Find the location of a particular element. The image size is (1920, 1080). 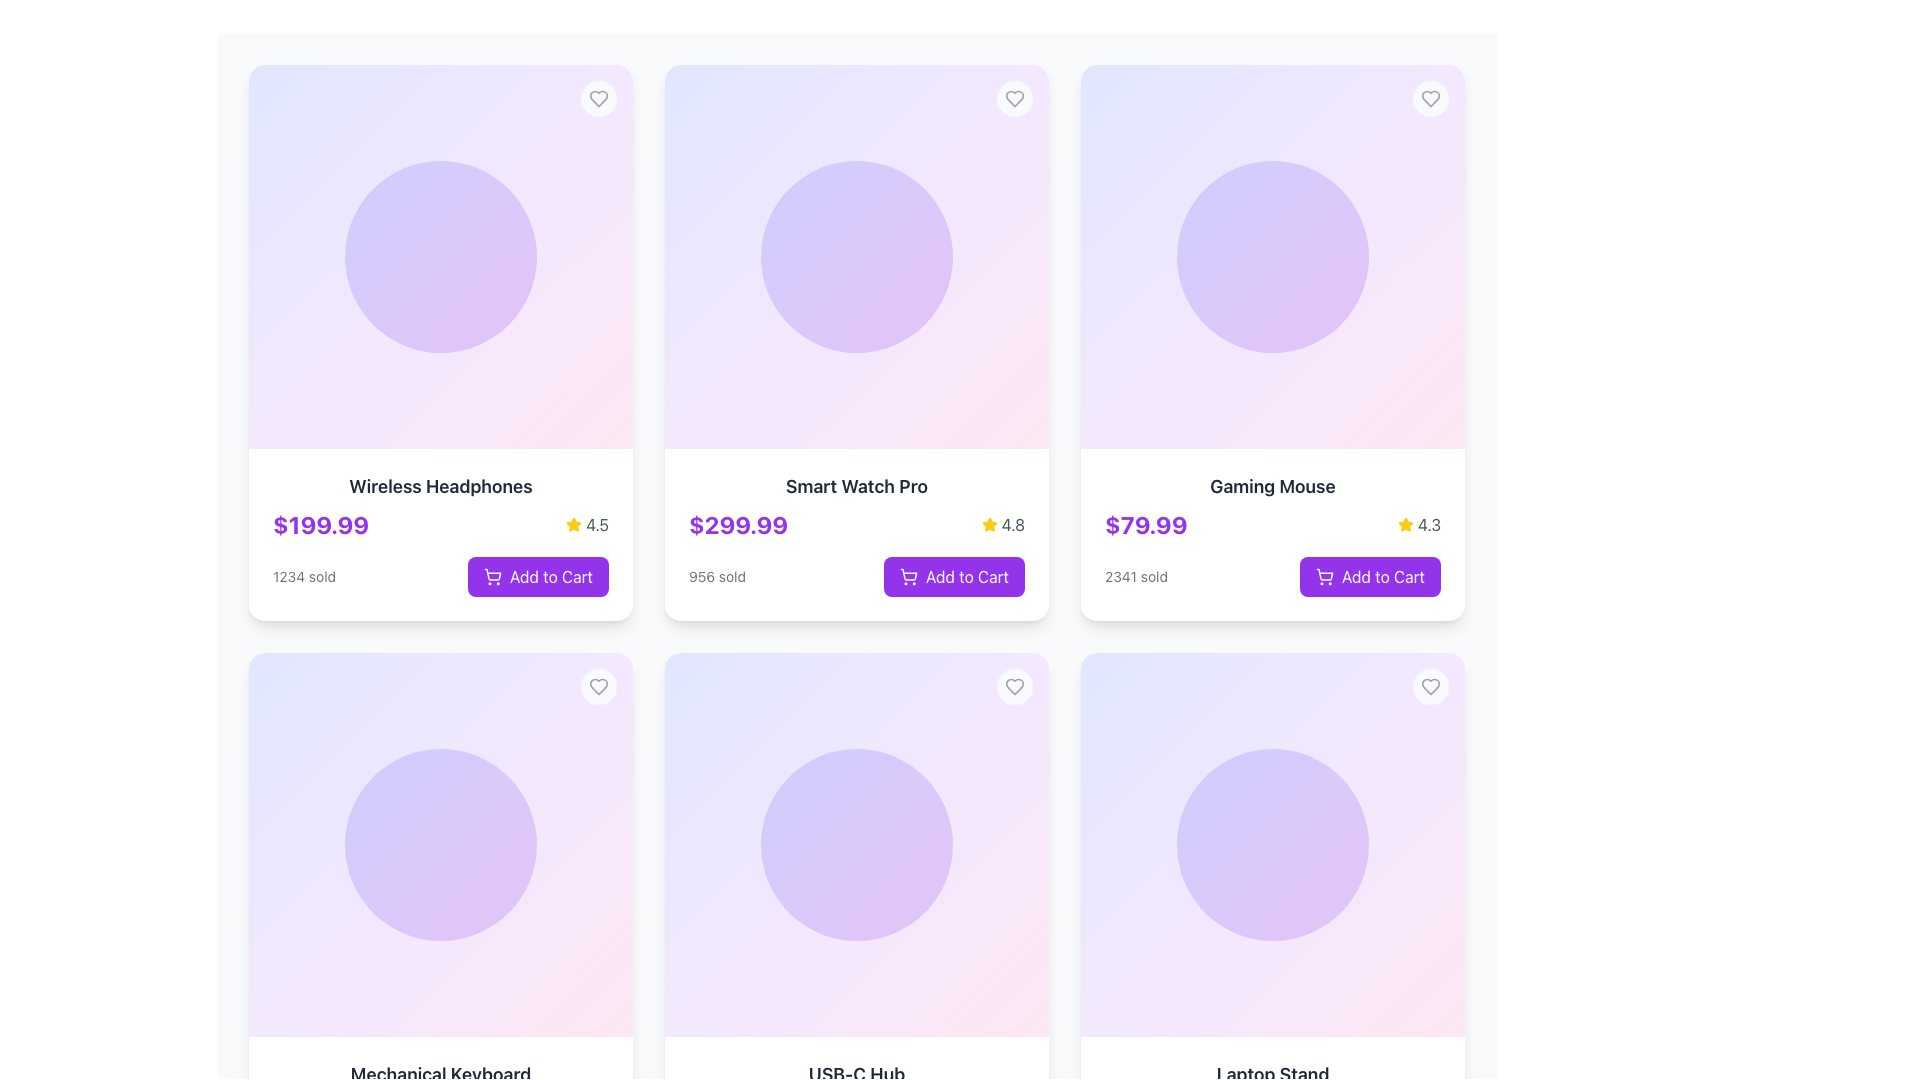

the Decorative section with gradient inside the 'Gaming Mouse' card, located in the top-right section of the grid layout is located at coordinates (1271, 256).